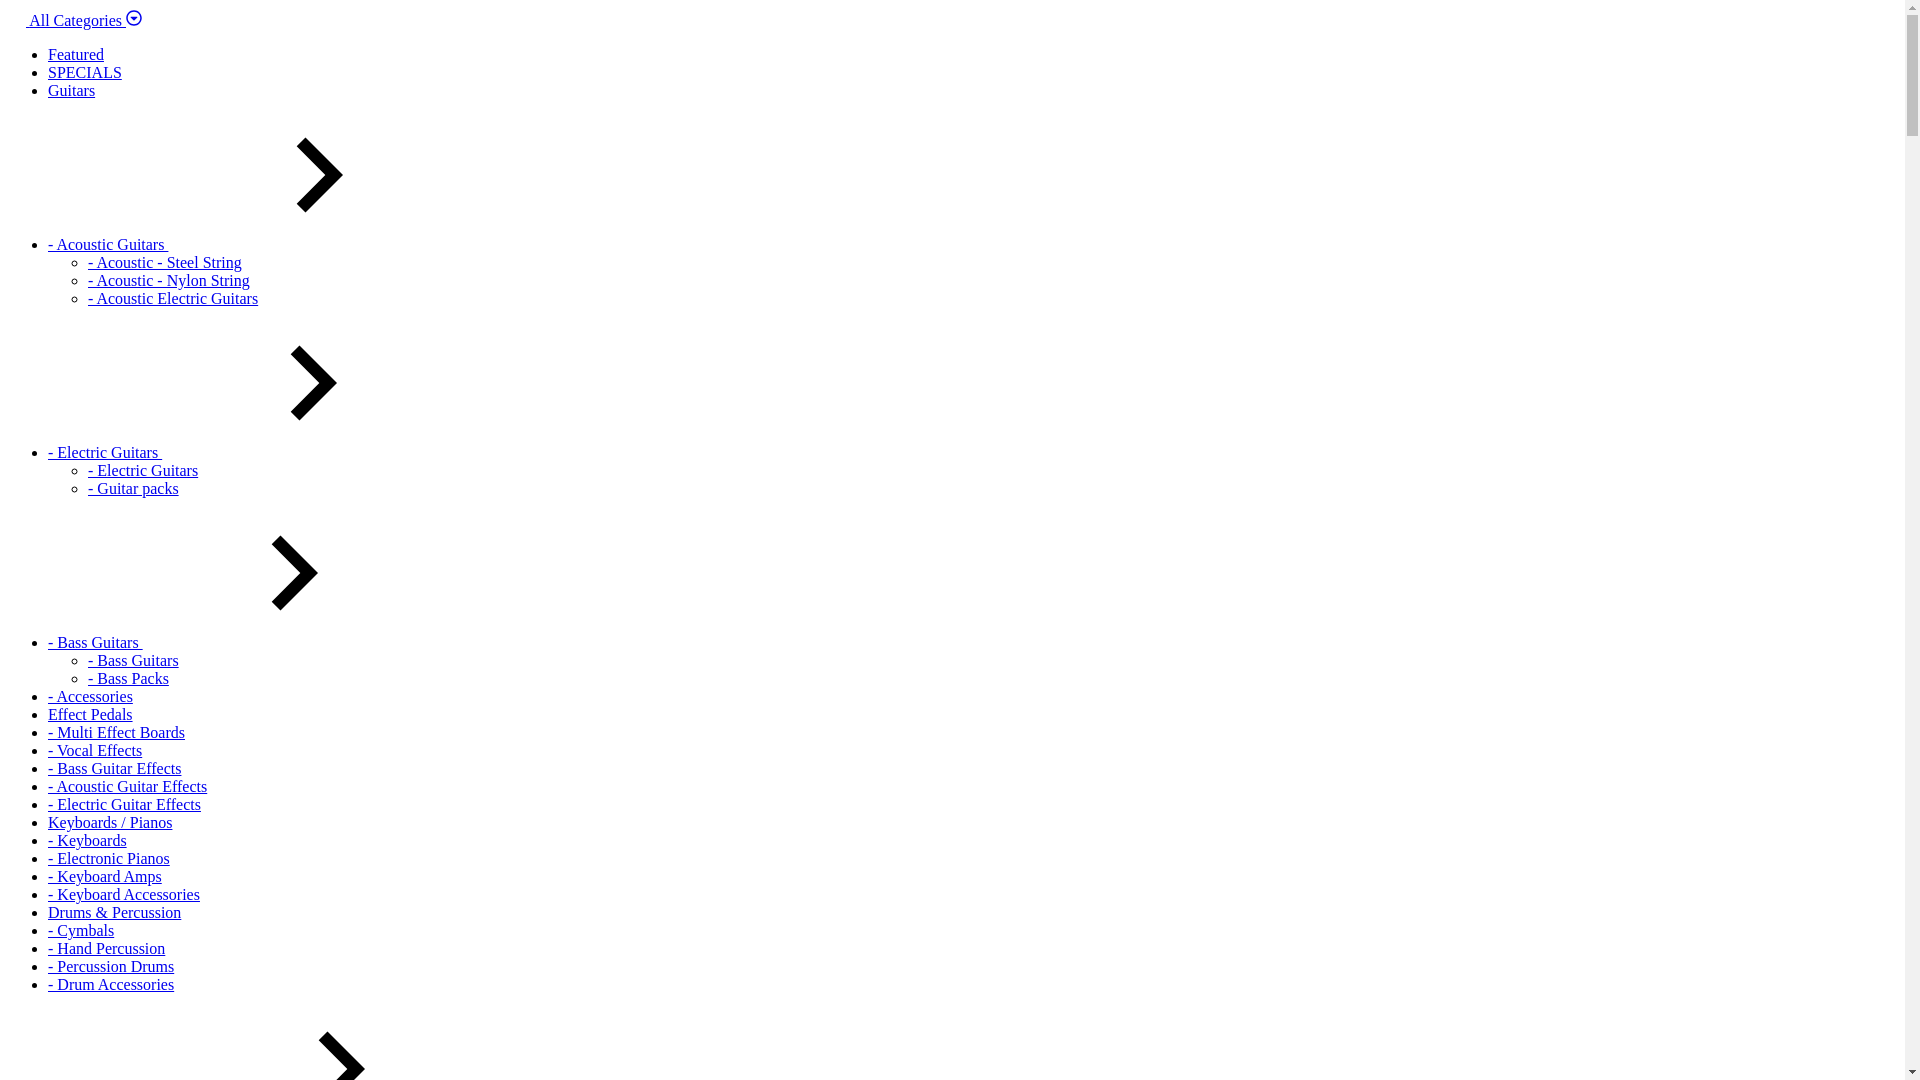 The width and height of the screenshot is (1920, 1080). I want to click on '- Hand Percussion', so click(105, 947).